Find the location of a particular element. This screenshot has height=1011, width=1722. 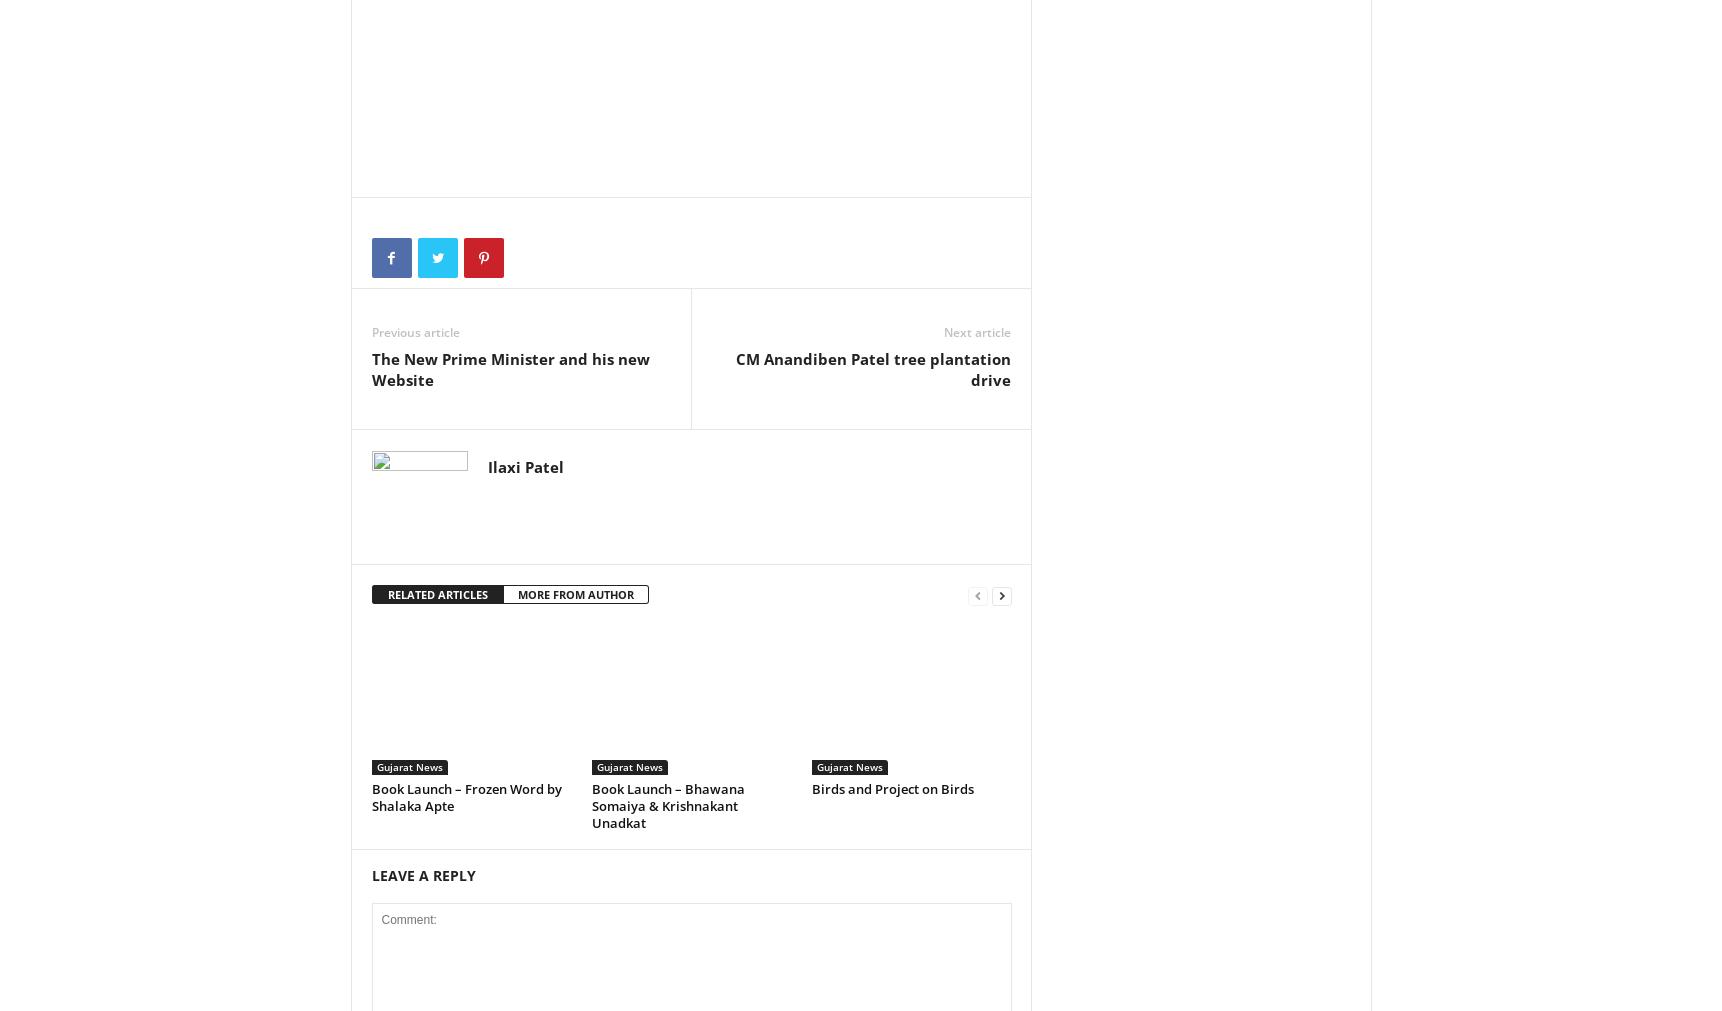

'LEAVE A REPLY' is located at coordinates (370, 874).